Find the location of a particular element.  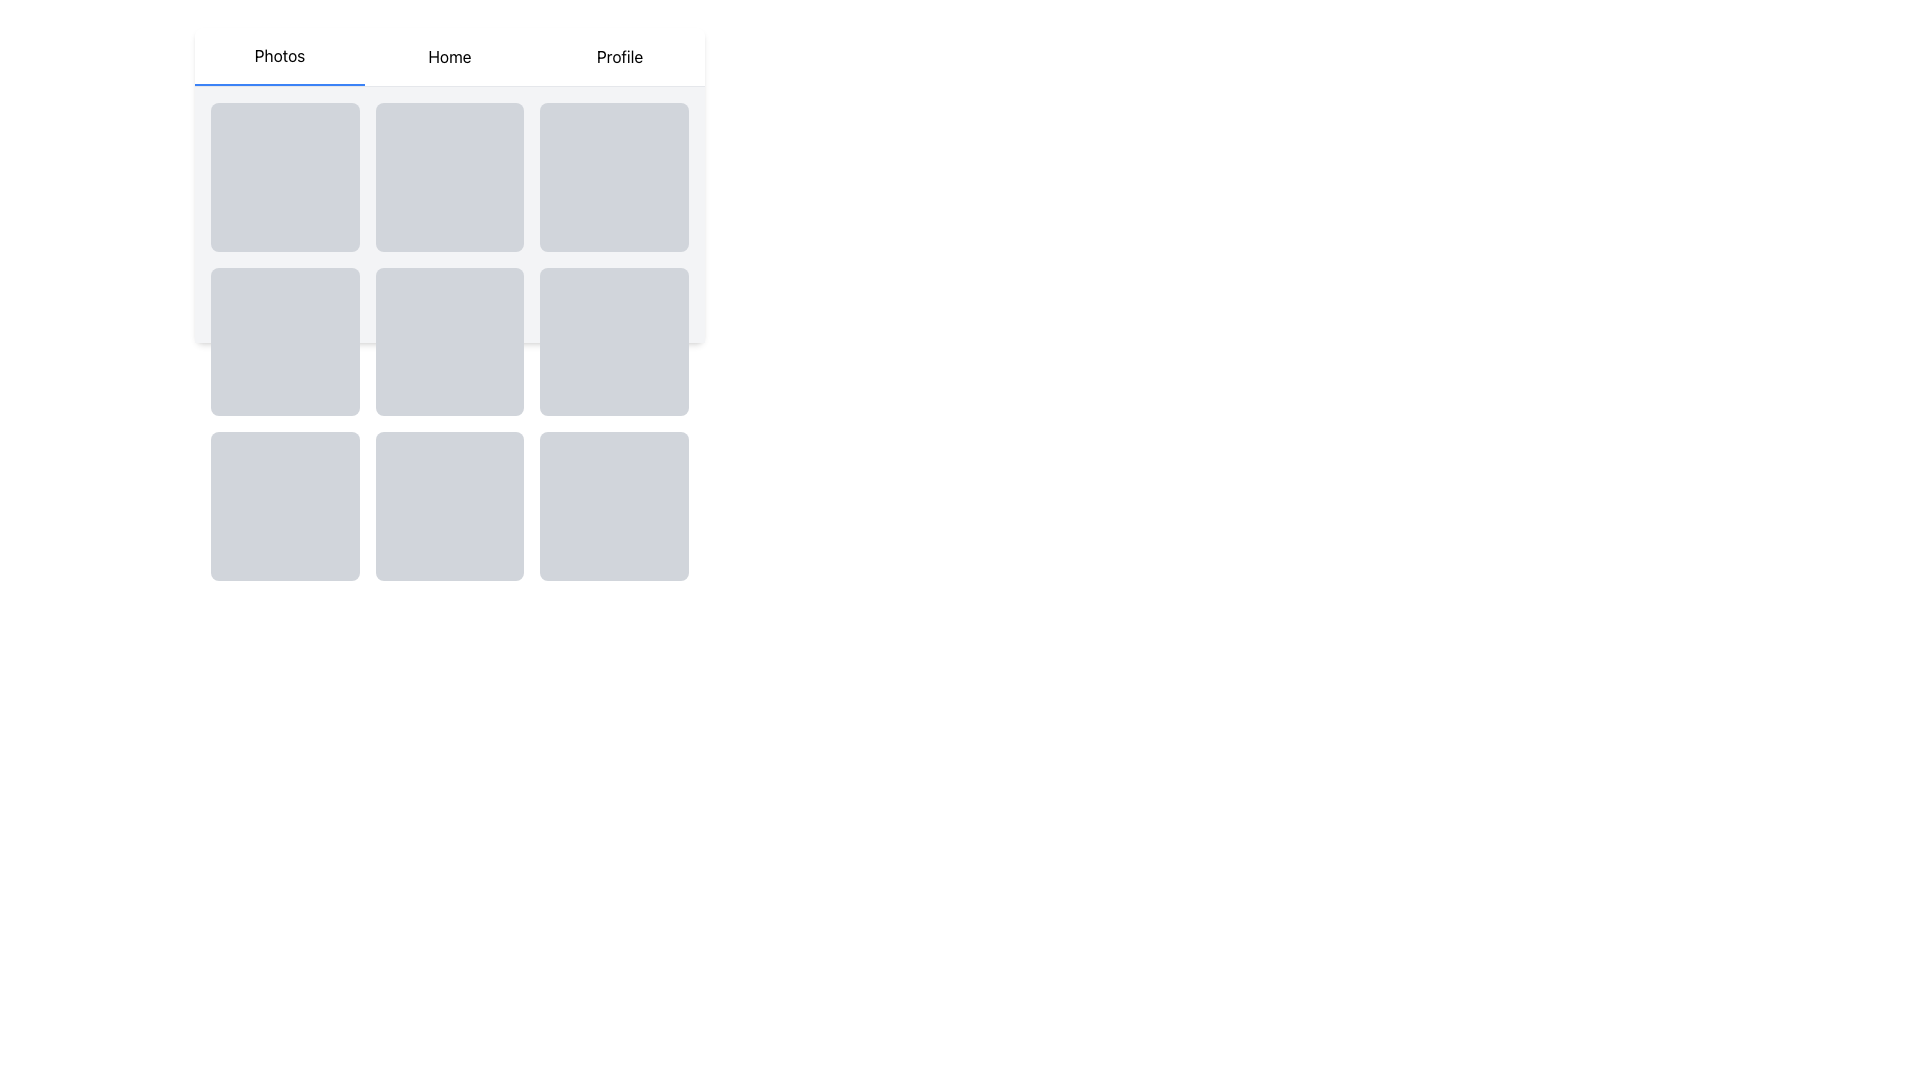

the second box in the first row of a 3x3 grid layout, which acts as a non-interactive placeholder is located at coordinates (449, 176).